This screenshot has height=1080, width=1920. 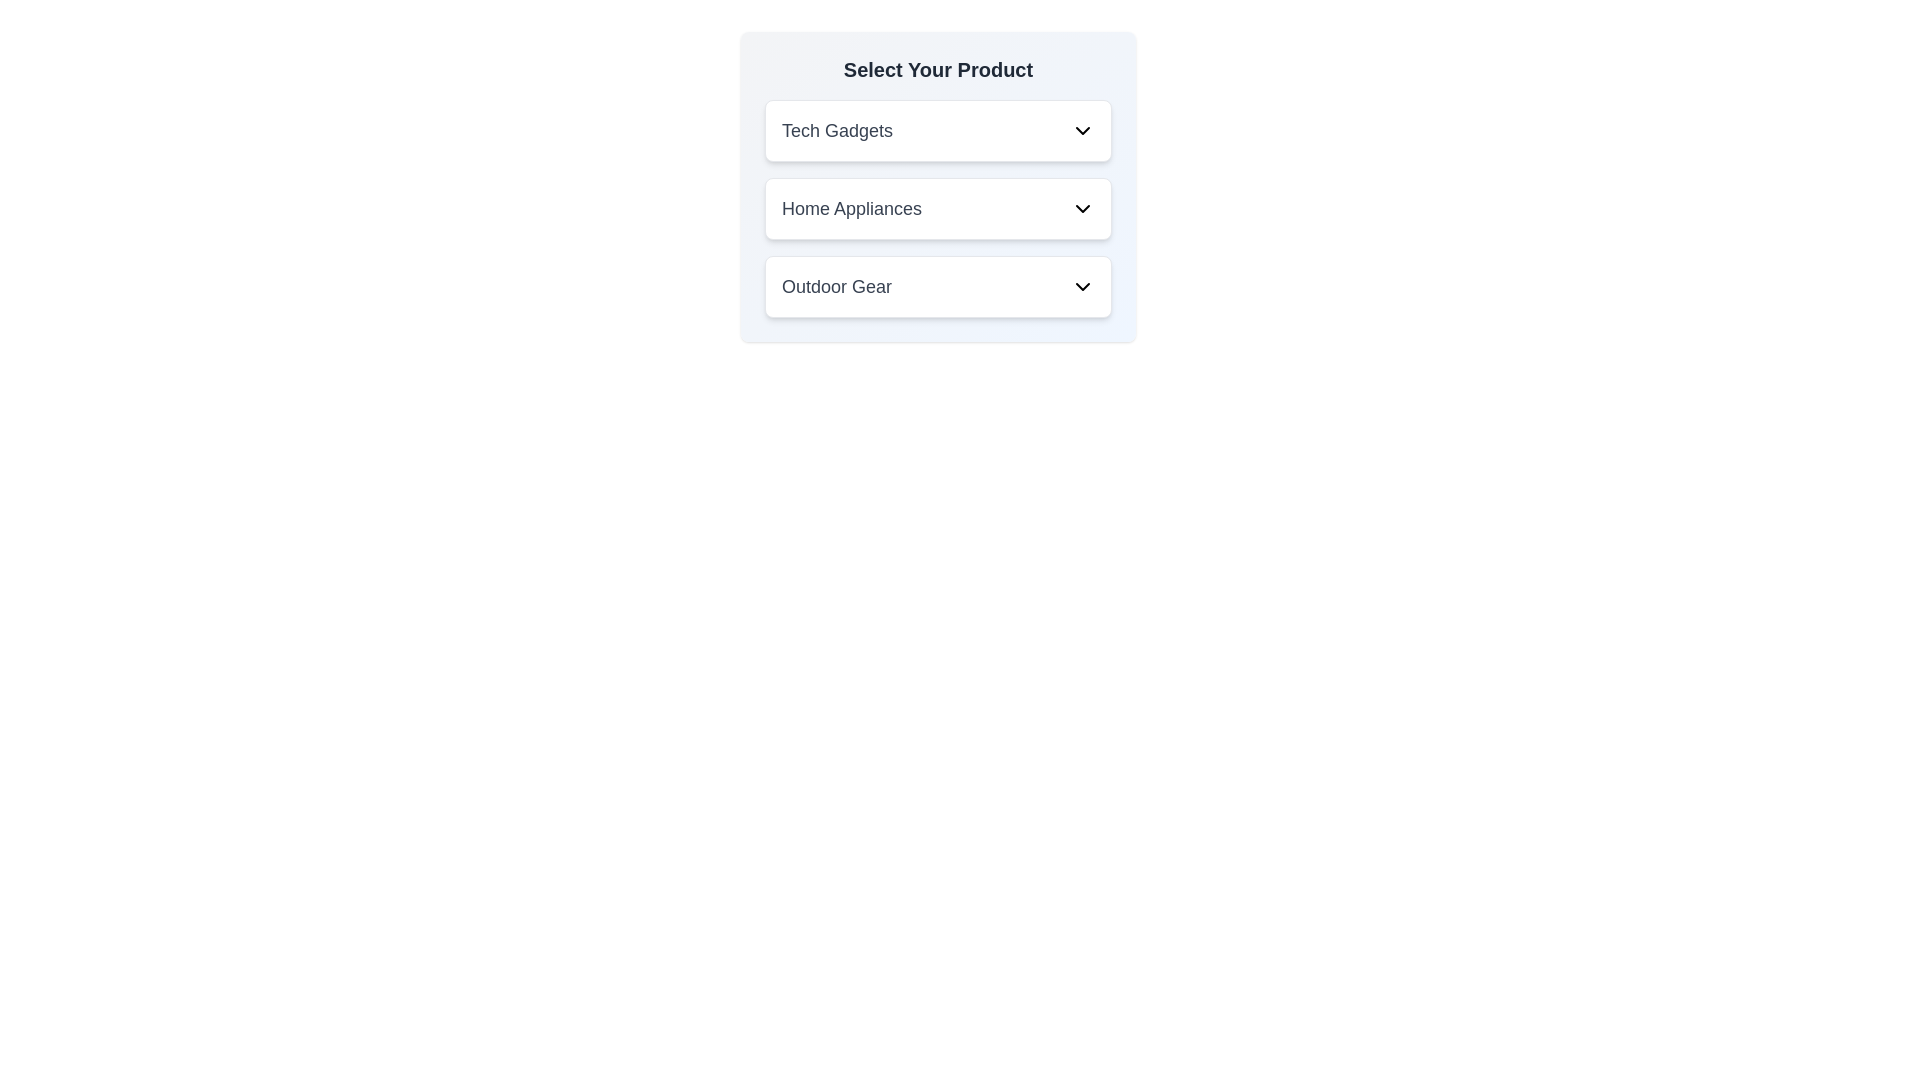 I want to click on the Dropdown toggle icon for the 'Home Appliances' section, so click(x=1082, y=208).